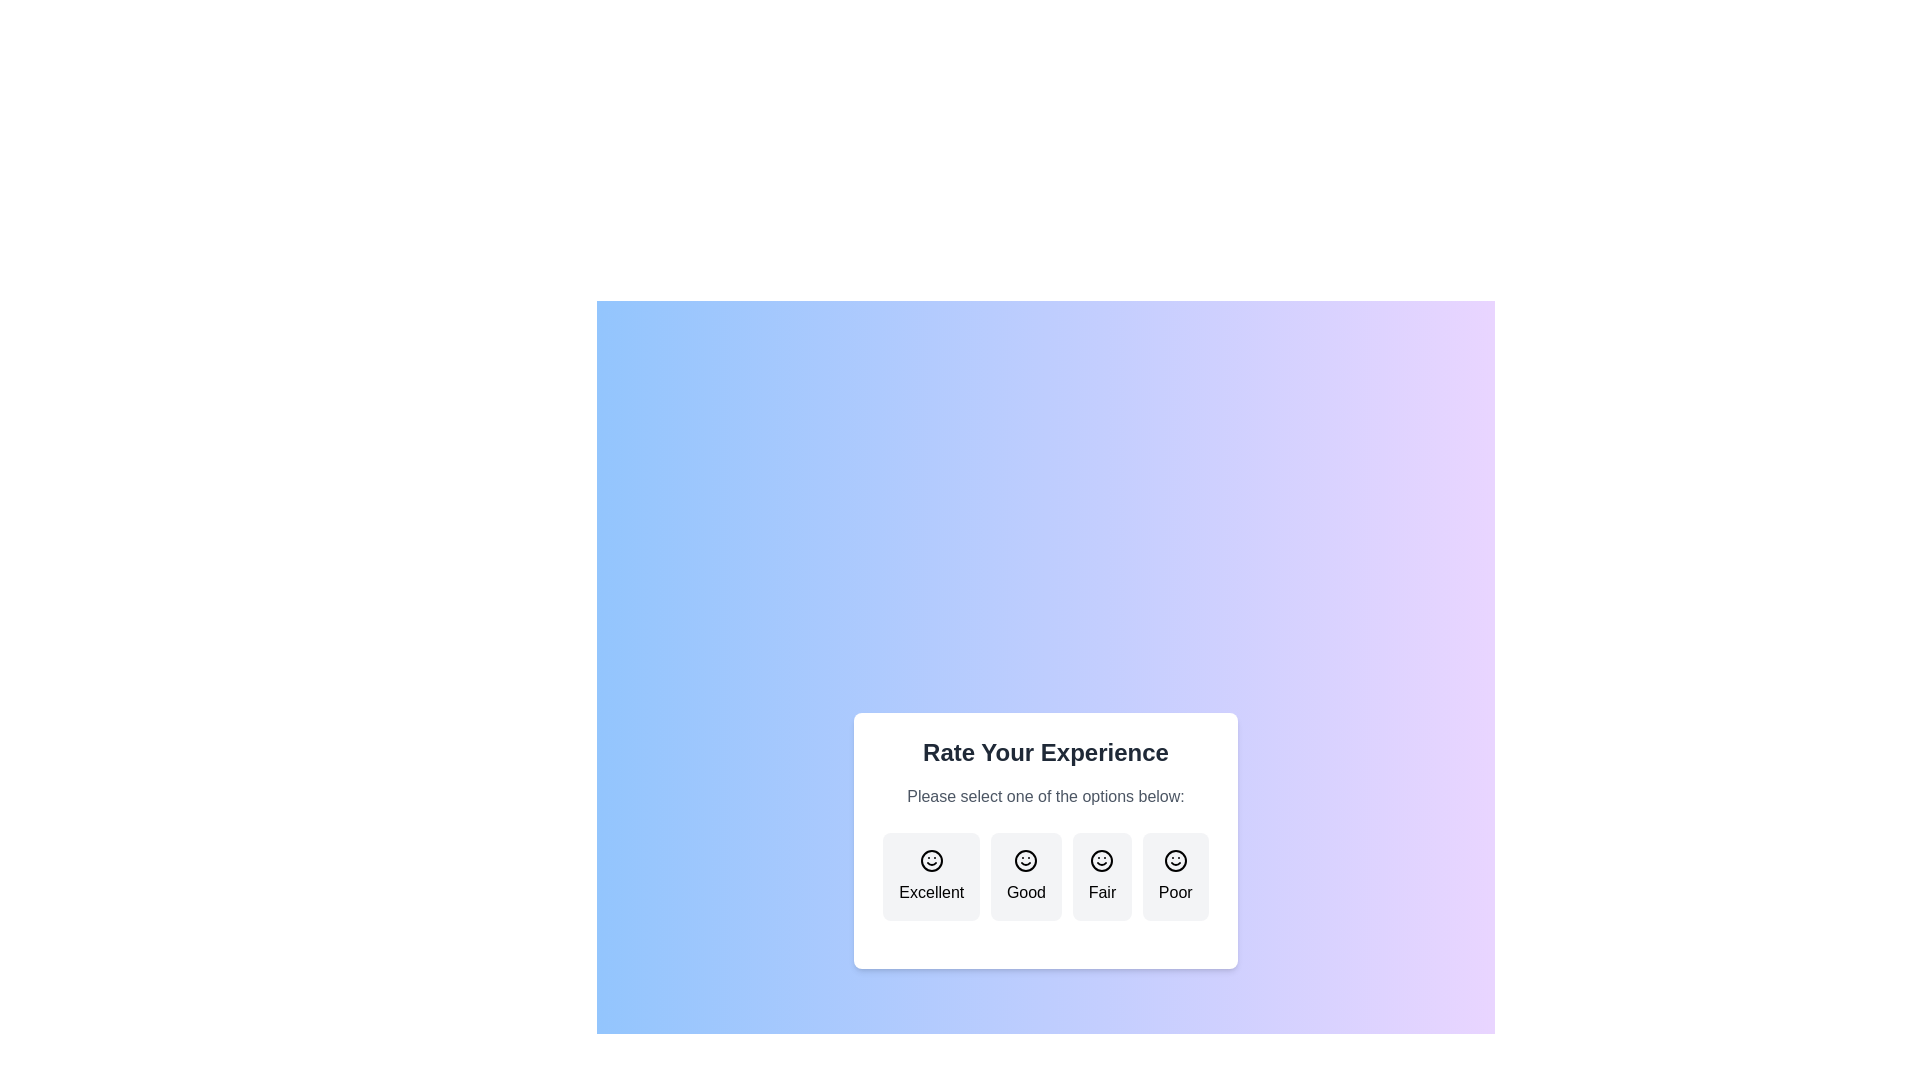 This screenshot has height=1080, width=1920. Describe the element at coordinates (1175, 859) in the screenshot. I see `the SVG circle element representing the 'Poor' rating in the smiley face icon, which is located at the center of the icon under the text 'Please select one of the options below.'` at that location.